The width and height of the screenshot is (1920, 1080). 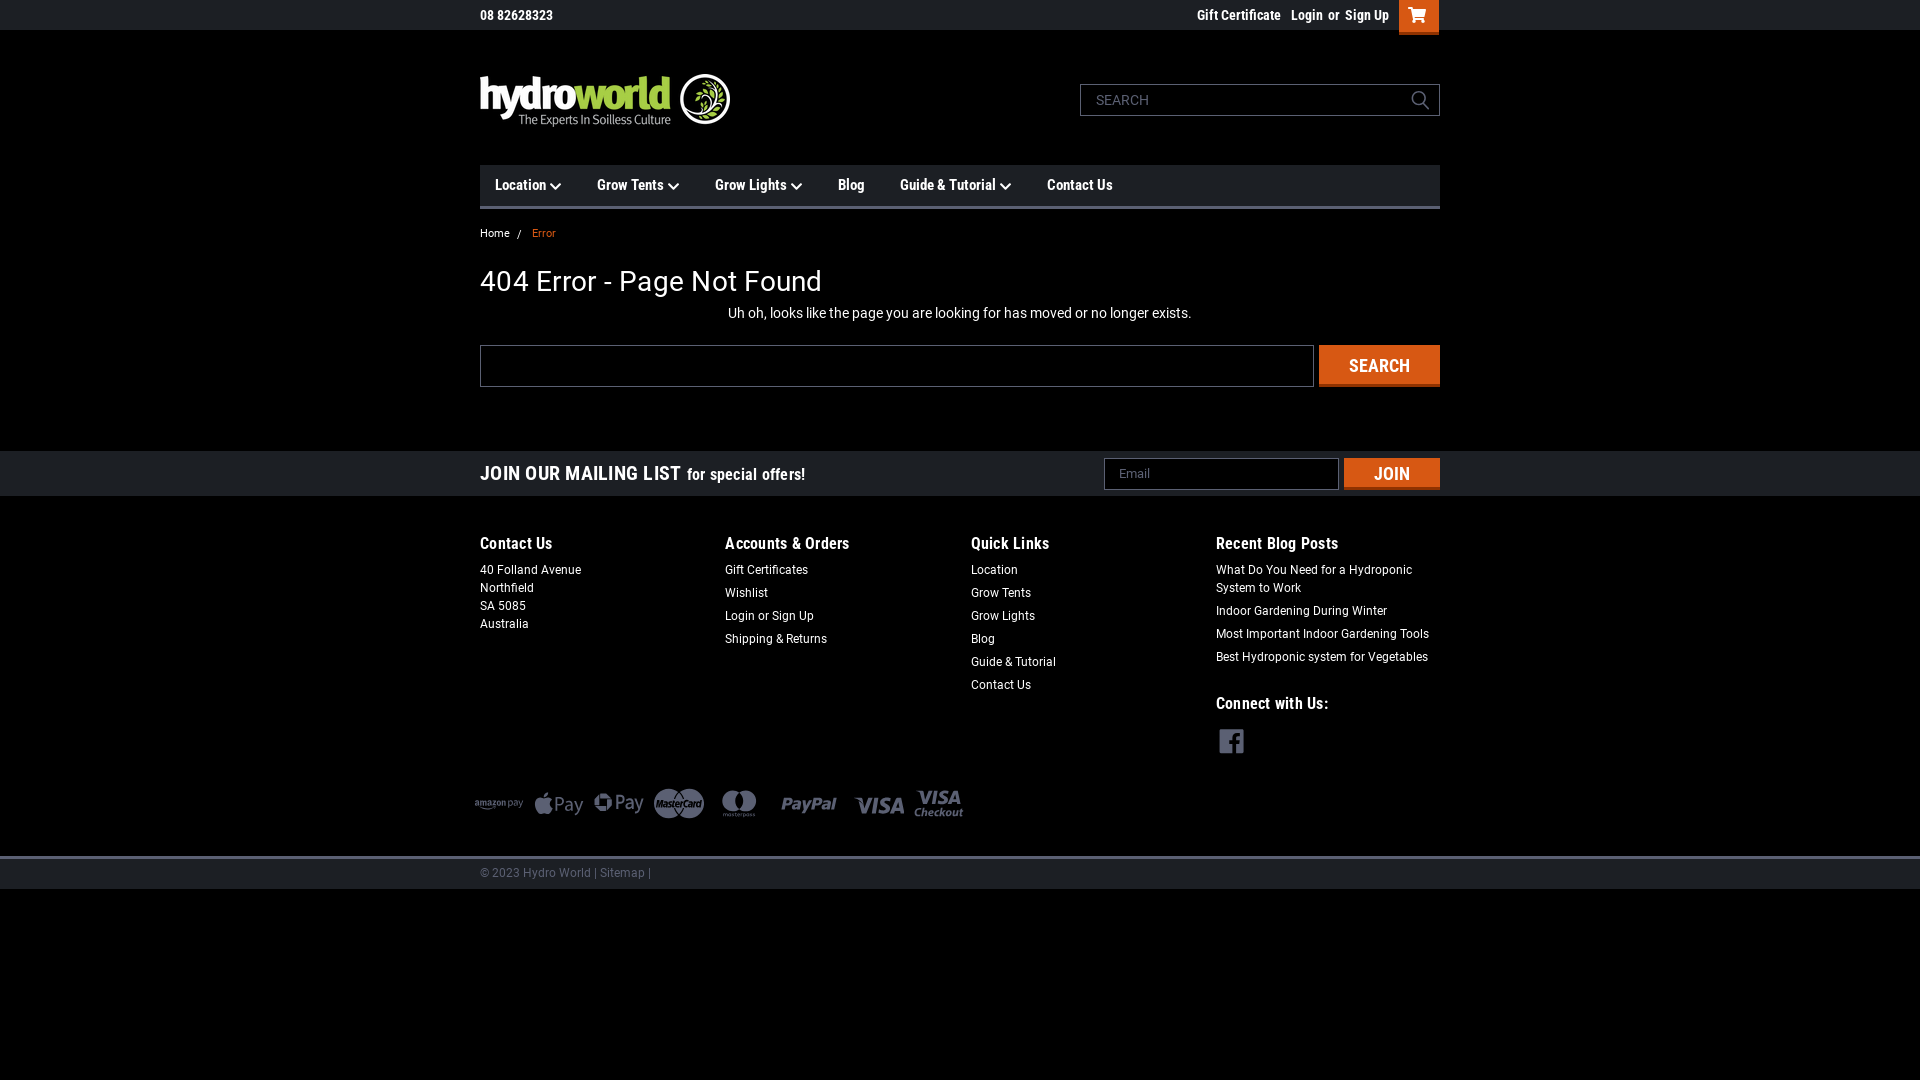 I want to click on 'Wishlist', so click(x=745, y=592).